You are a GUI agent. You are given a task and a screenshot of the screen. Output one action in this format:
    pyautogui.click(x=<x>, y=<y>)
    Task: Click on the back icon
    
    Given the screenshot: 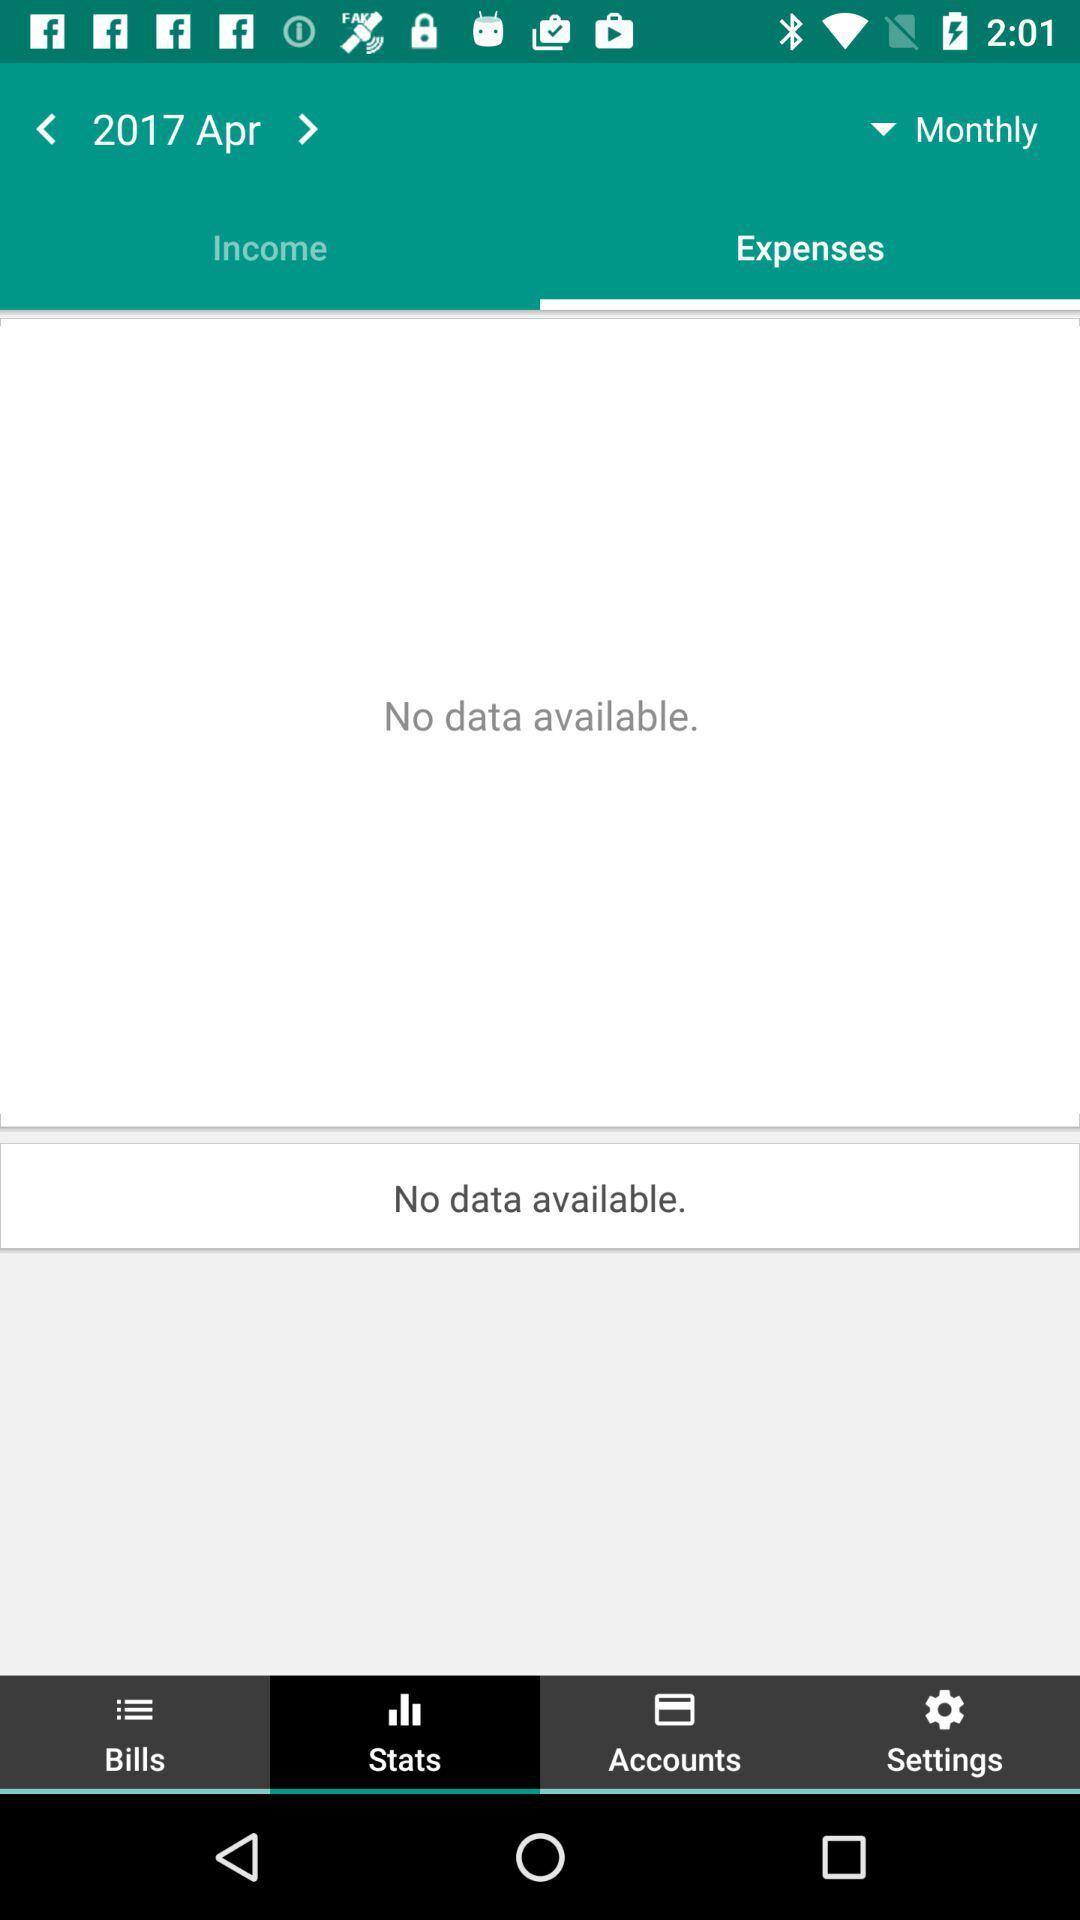 What is the action you would take?
    pyautogui.click(x=45, y=127)
    